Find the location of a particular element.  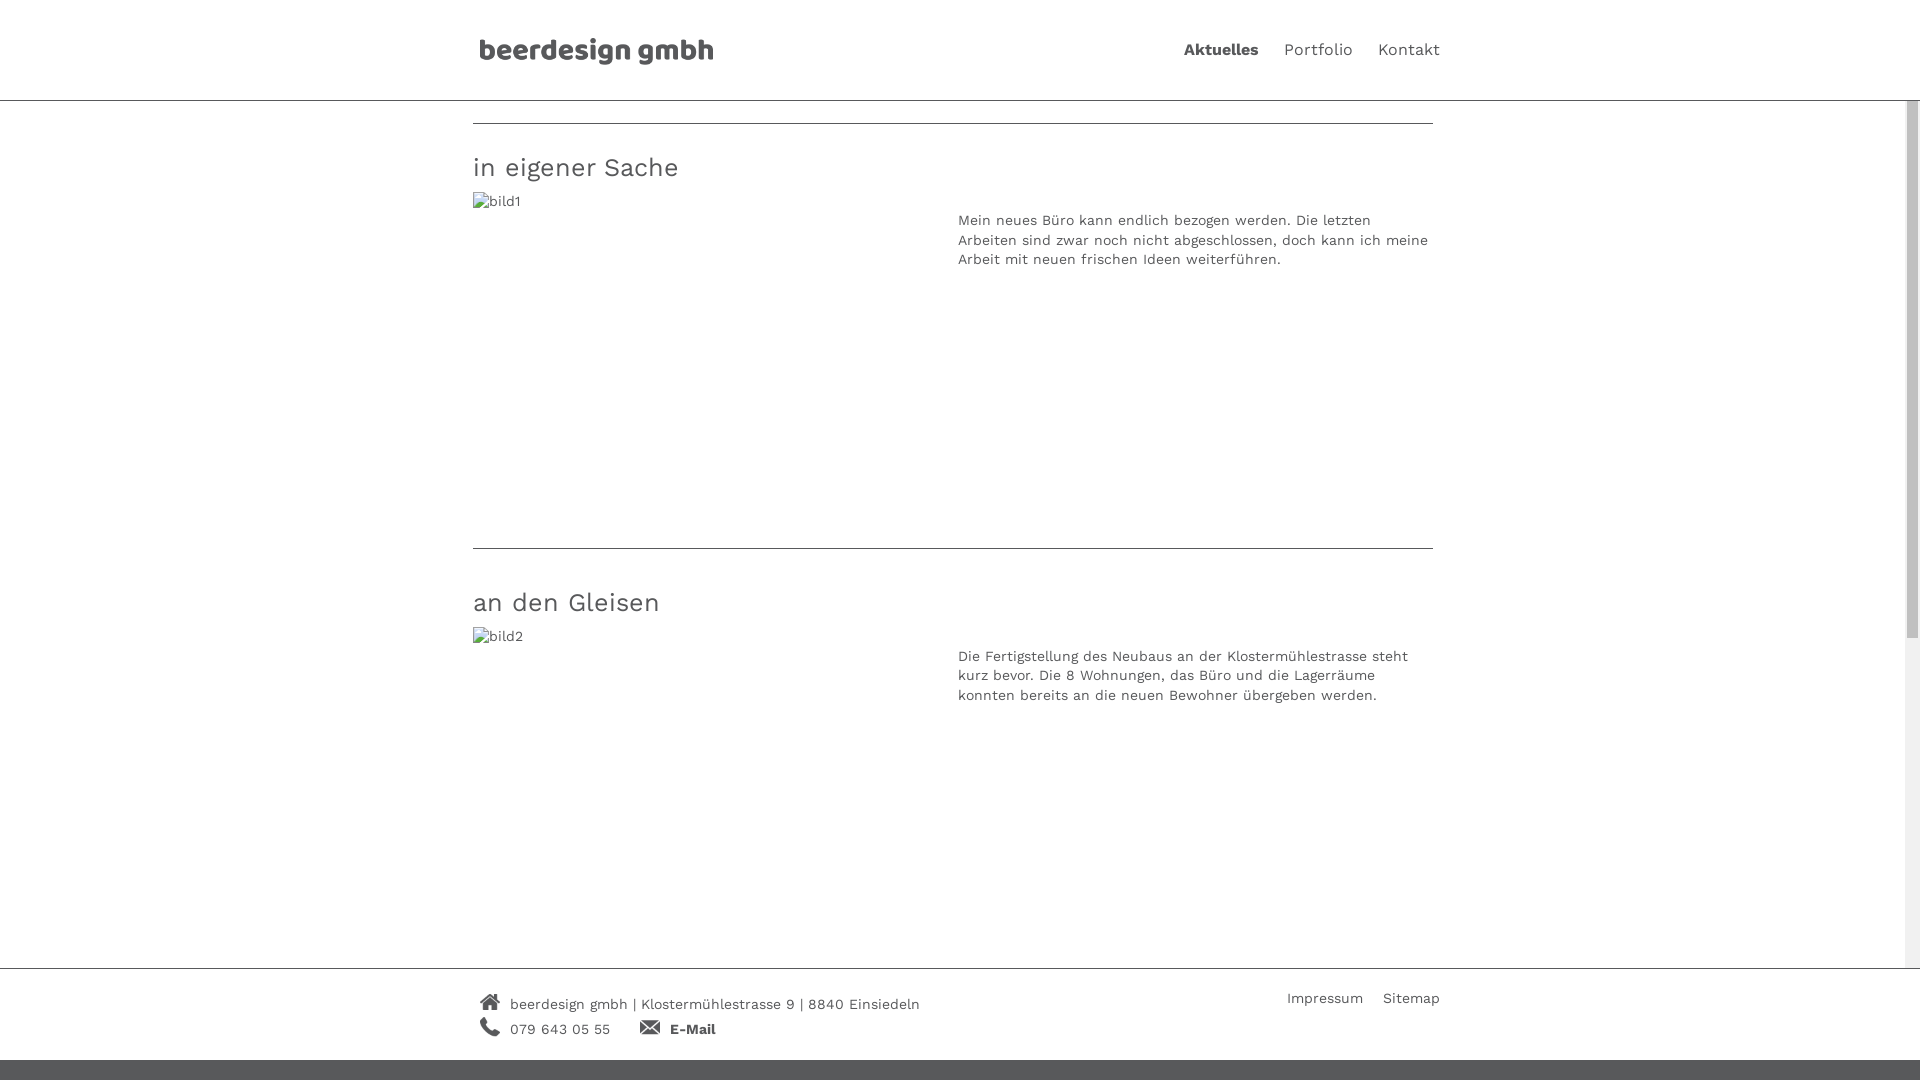

'Aktuelles' is located at coordinates (1220, 49).